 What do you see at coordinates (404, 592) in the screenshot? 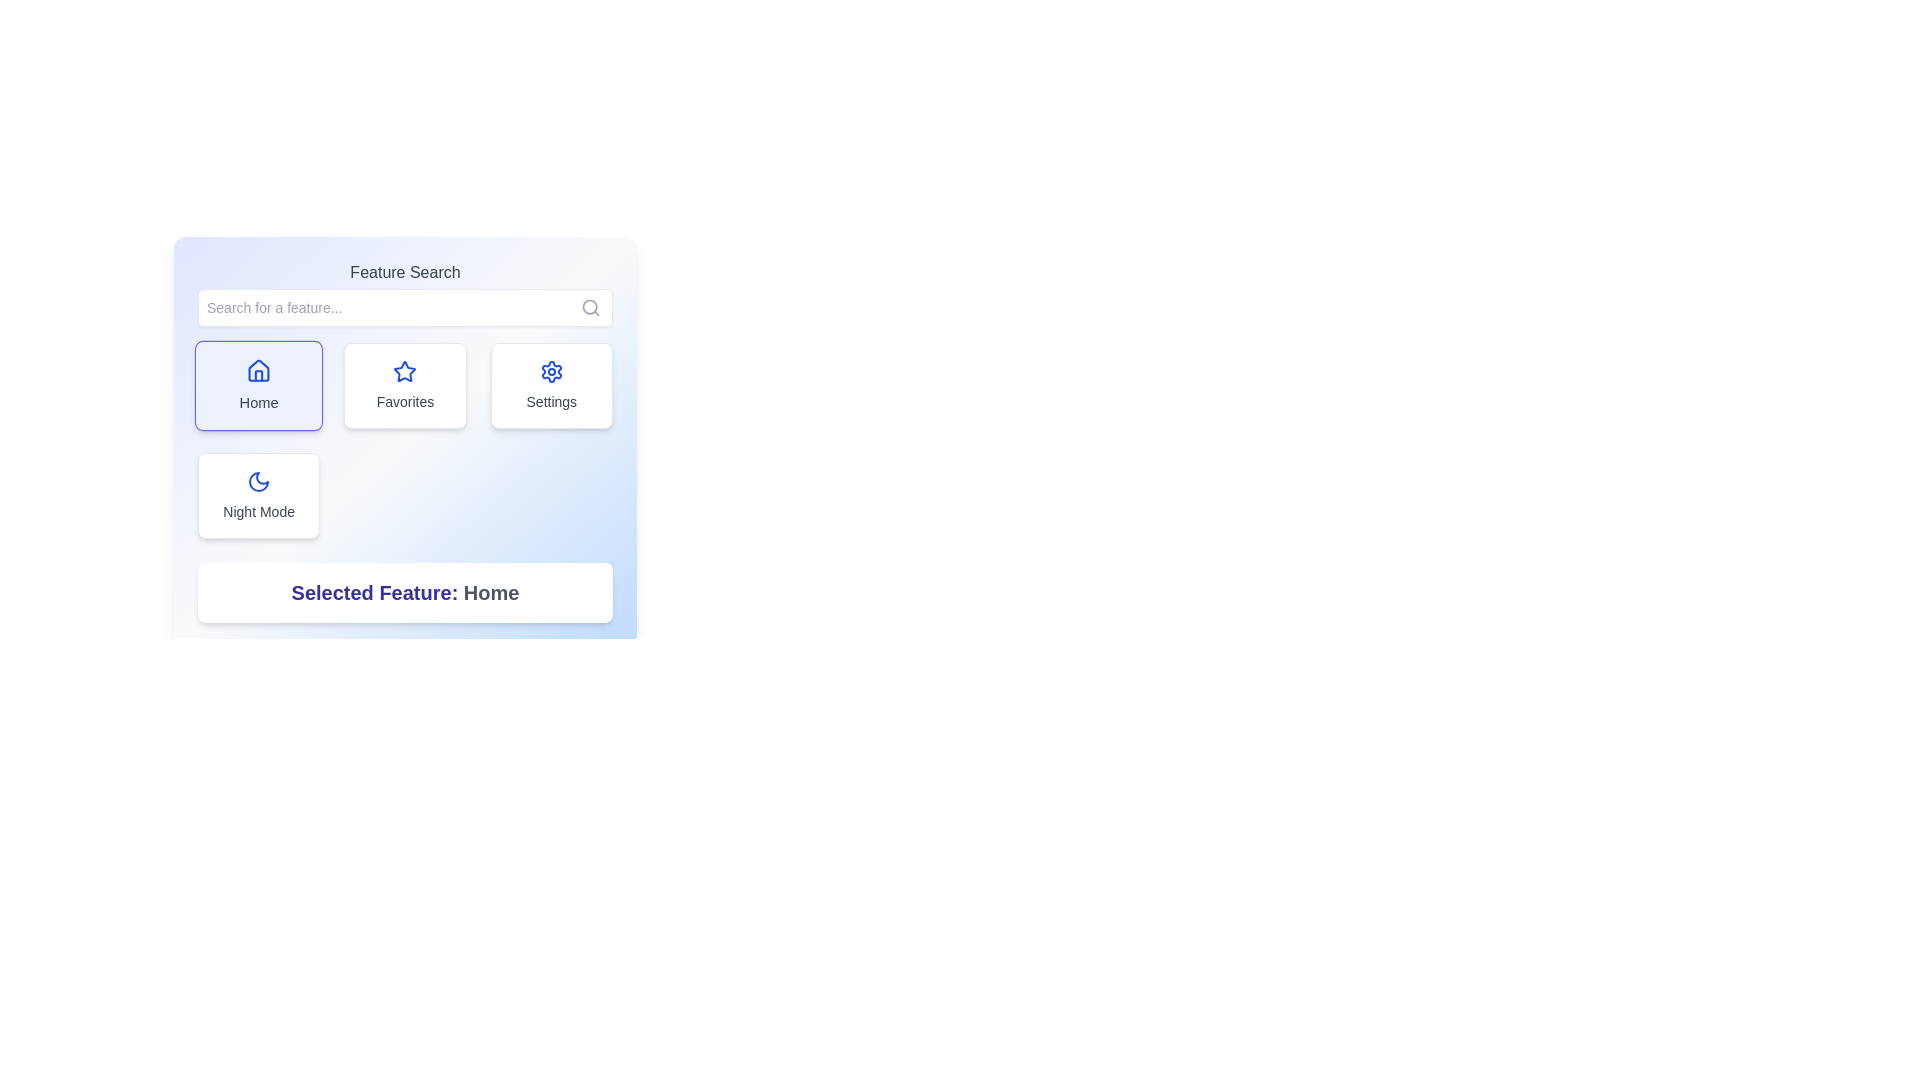
I see `the static text label element displaying 'Selected Feature: Home' which is styled in bold indigo font, located towards the bottom center of the interface` at bounding box center [404, 592].